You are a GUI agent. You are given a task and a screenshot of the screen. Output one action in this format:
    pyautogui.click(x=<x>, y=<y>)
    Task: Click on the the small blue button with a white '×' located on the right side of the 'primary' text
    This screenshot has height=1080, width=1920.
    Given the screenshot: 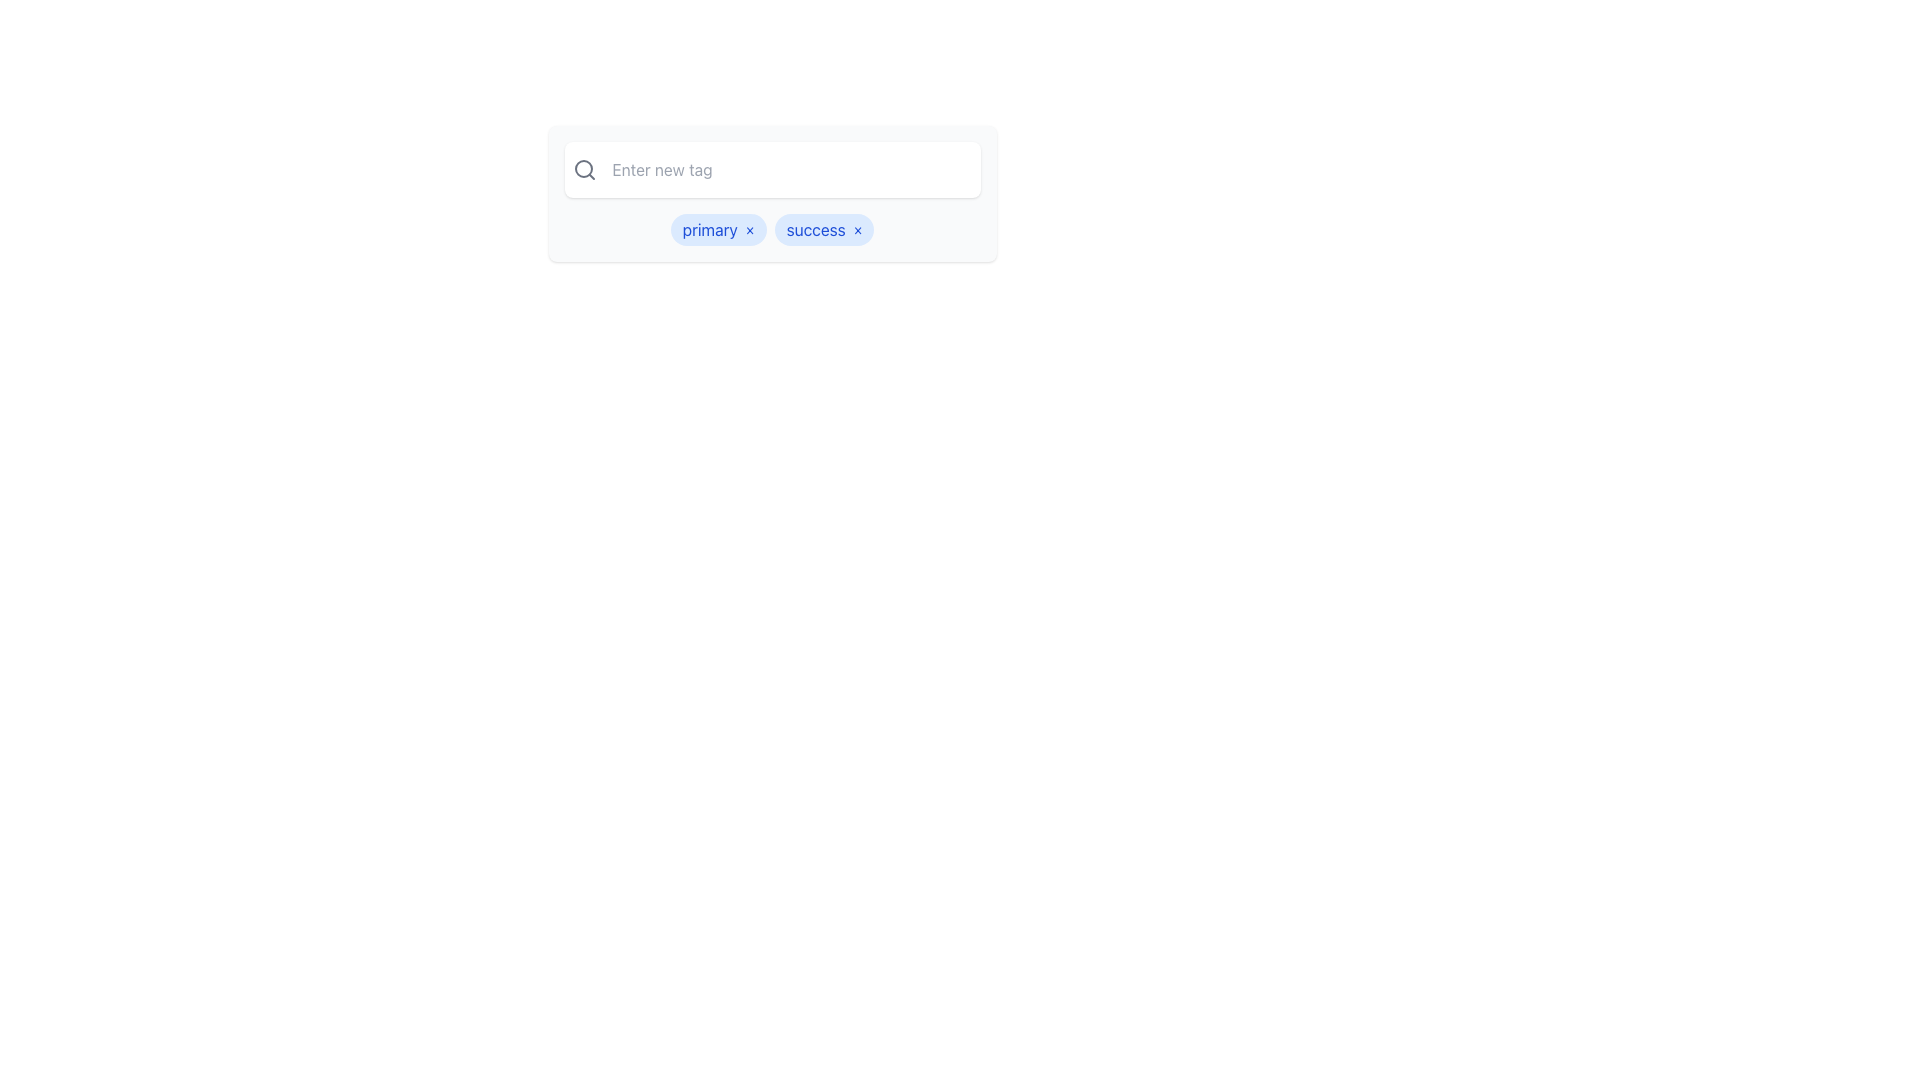 What is the action you would take?
    pyautogui.click(x=749, y=229)
    